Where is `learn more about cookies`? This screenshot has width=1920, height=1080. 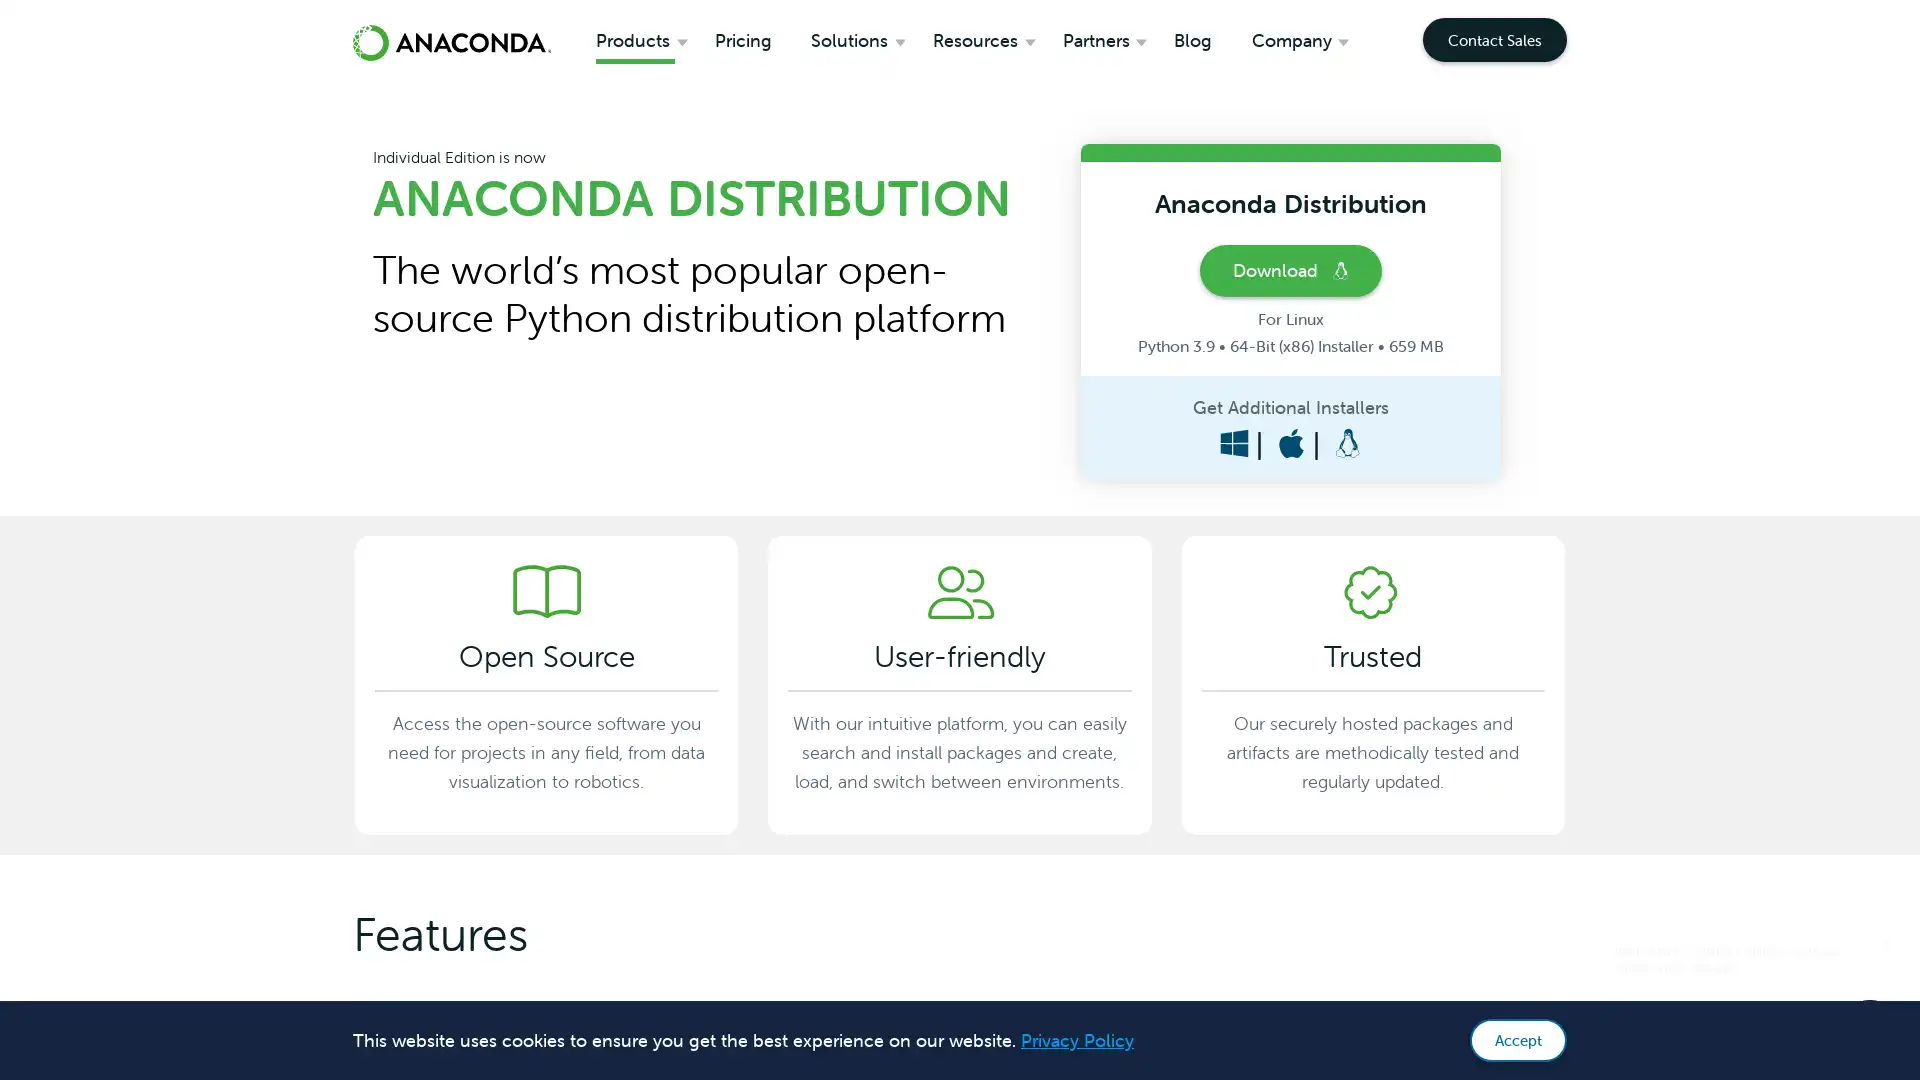
learn more about cookies is located at coordinates (1076, 1038).